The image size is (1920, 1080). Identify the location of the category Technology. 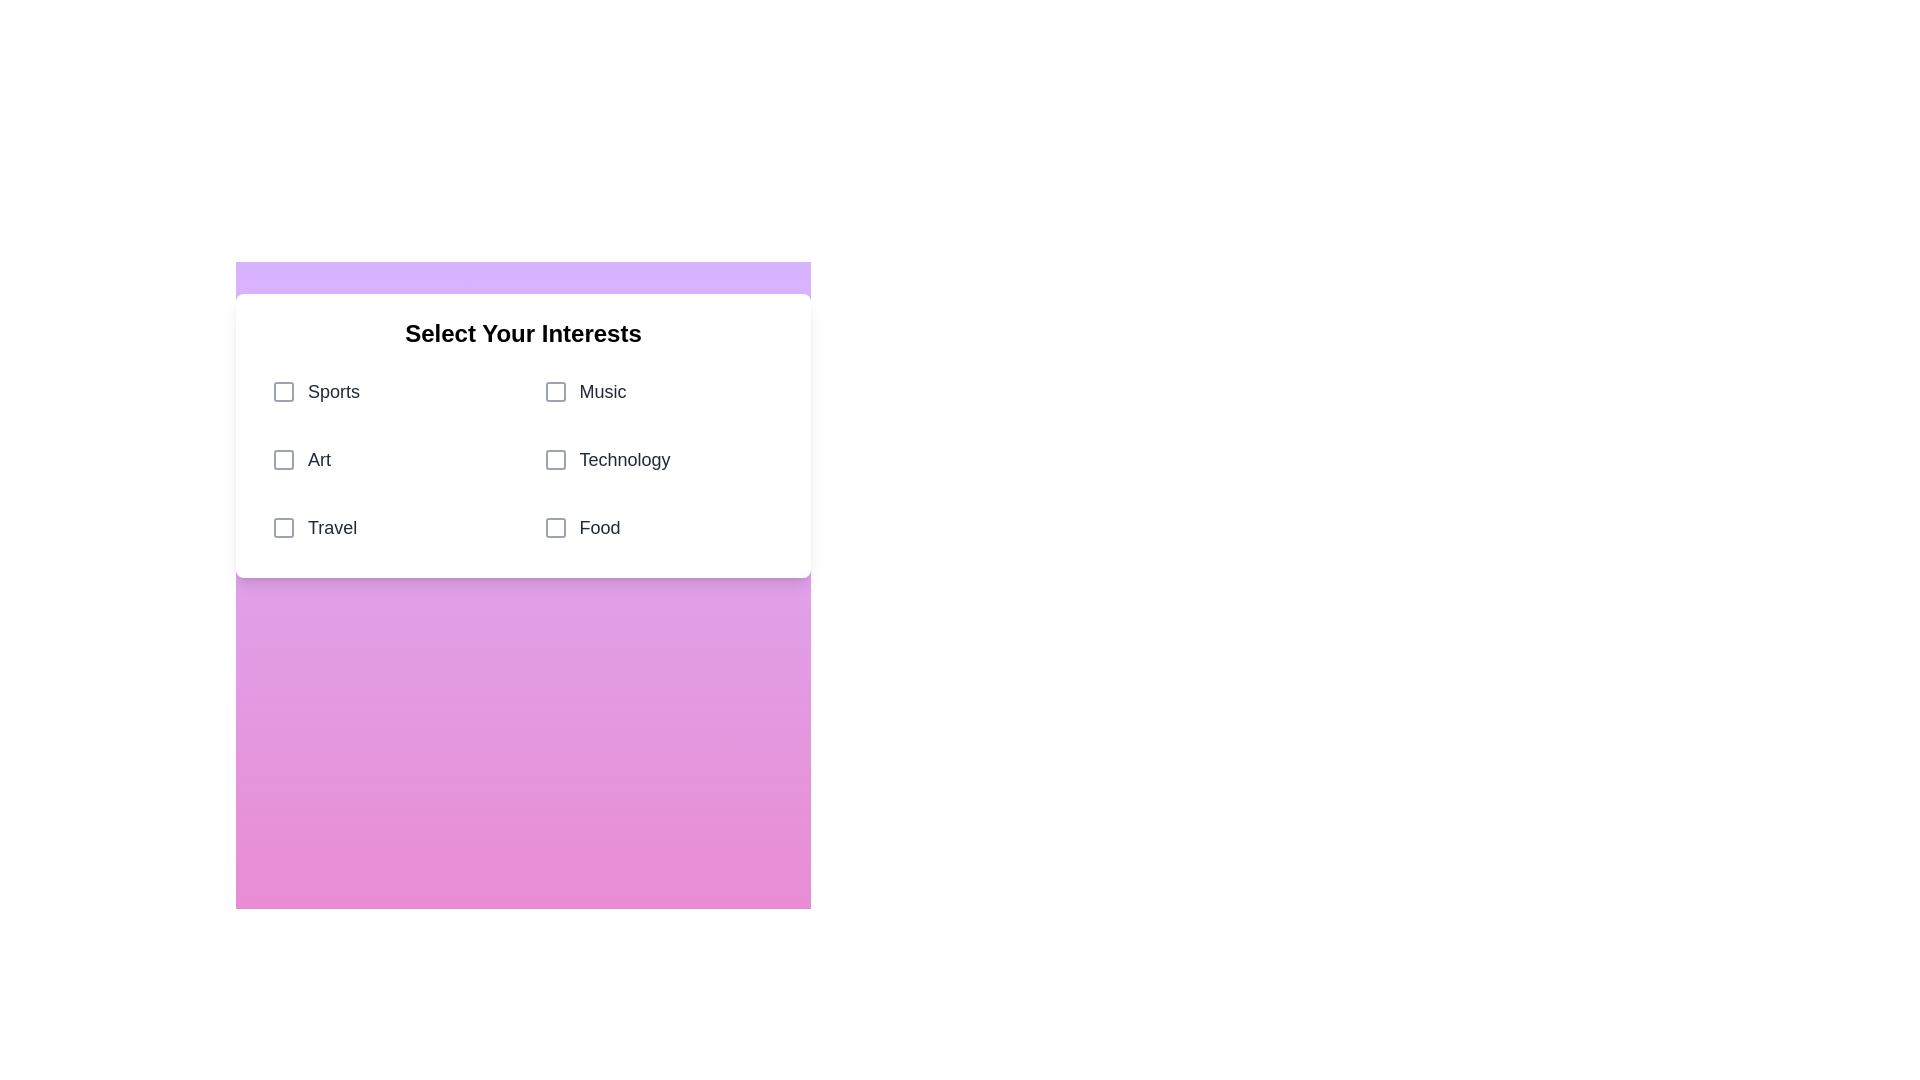
(659, 459).